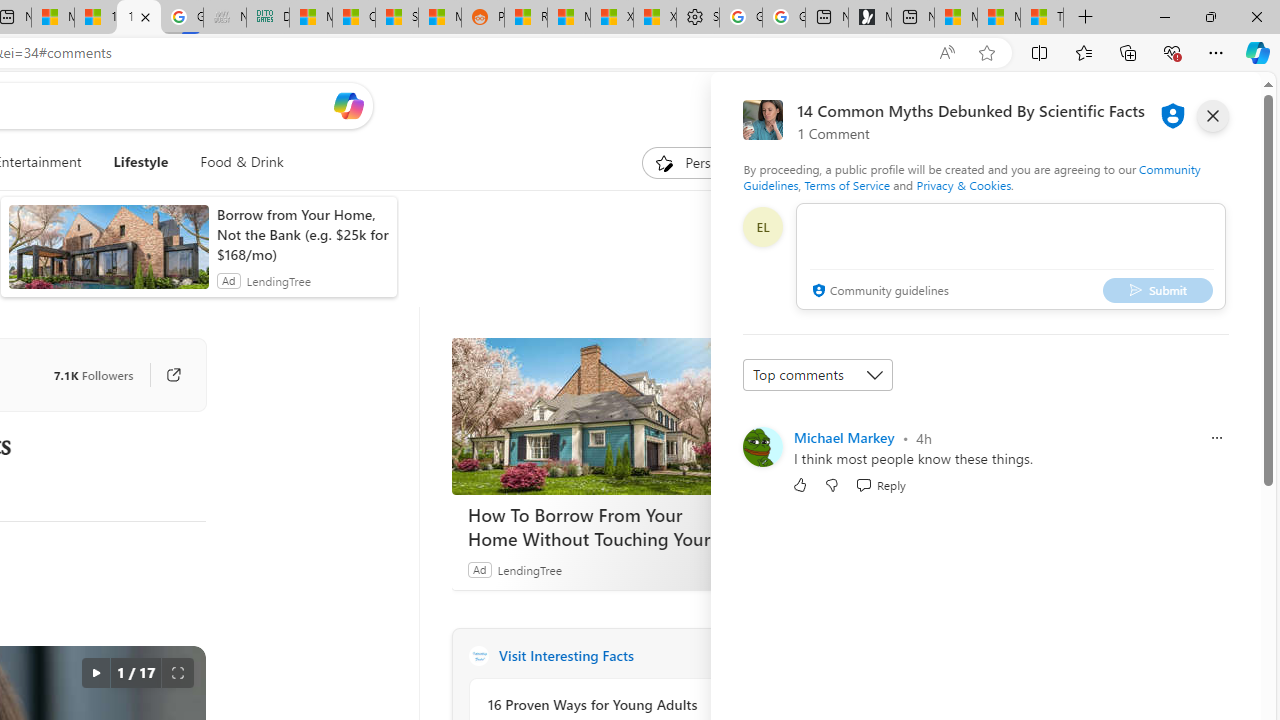 The image size is (1280, 720). Describe the element at coordinates (761, 446) in the screenshot. I see `'Profile Picture'` at that location.